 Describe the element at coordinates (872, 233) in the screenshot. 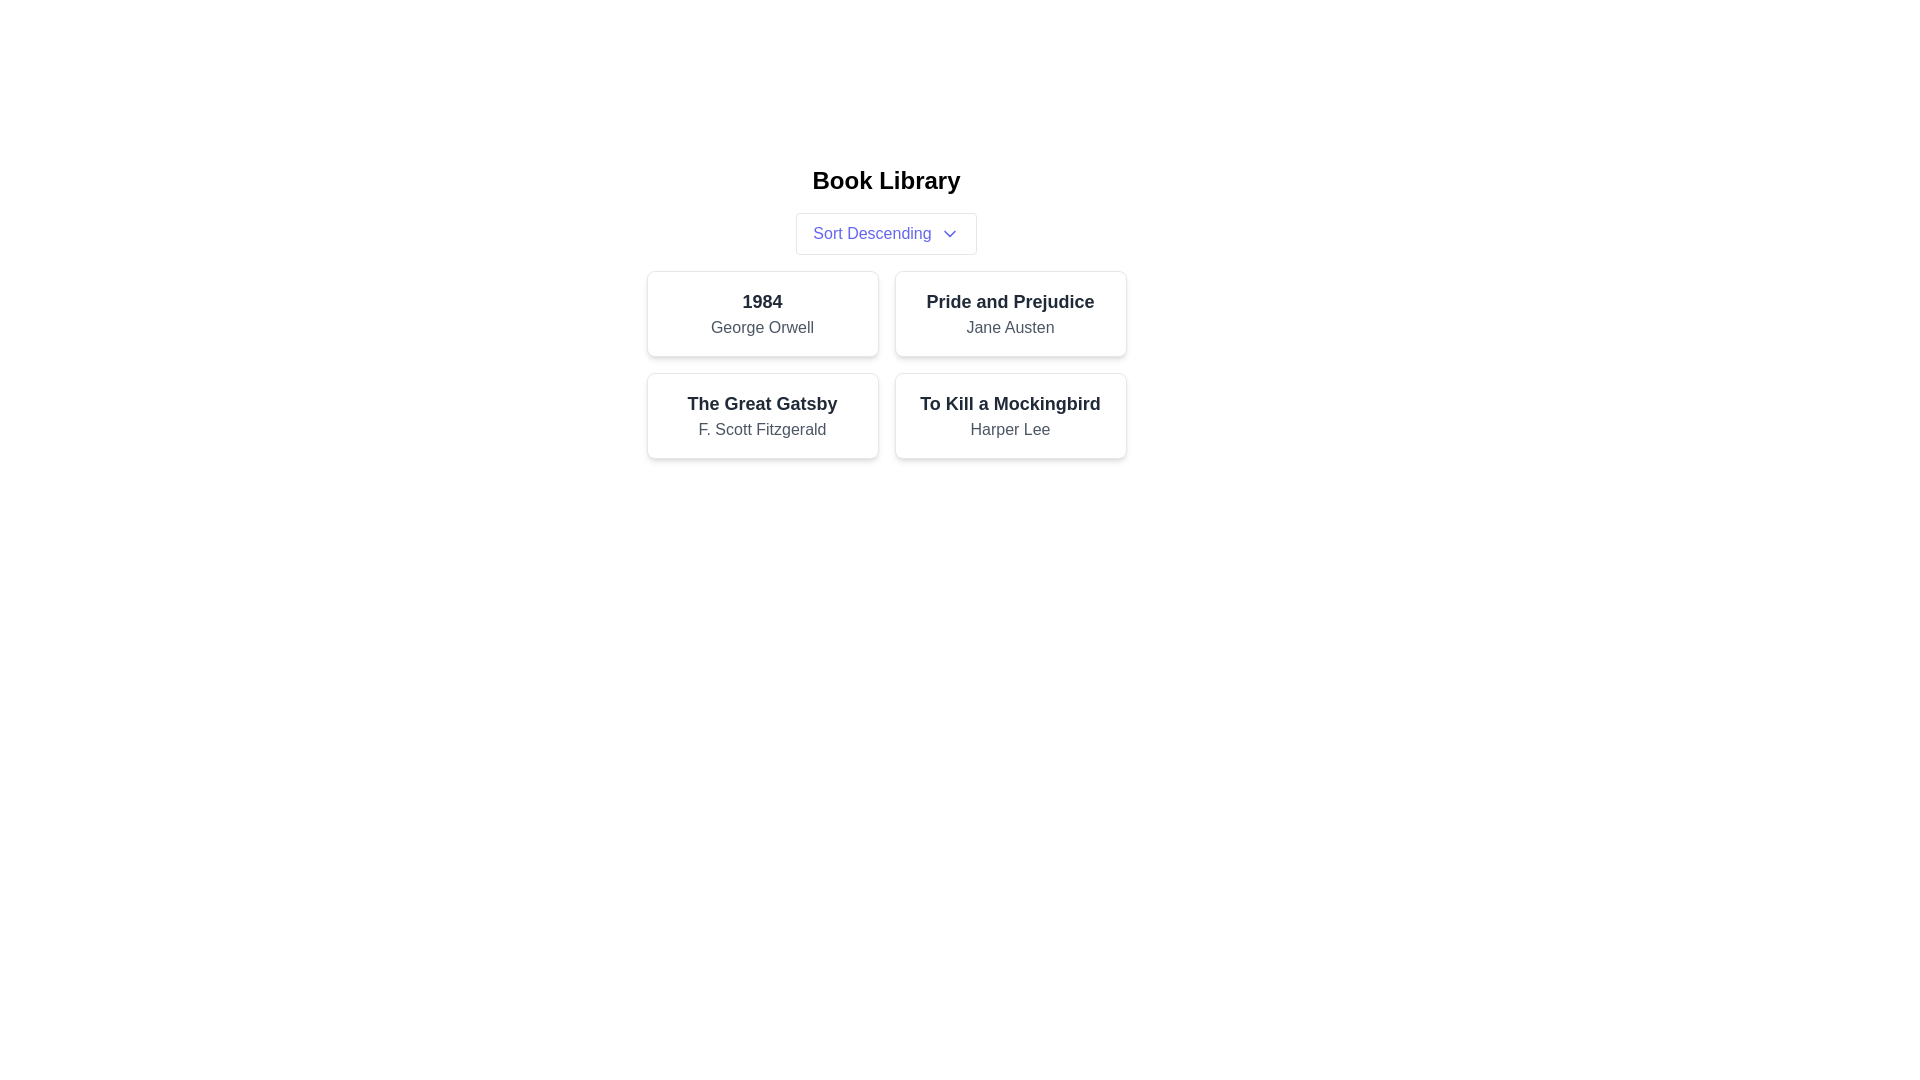

I see `the 'Sort Descending' text label within the dropdown menu to interact with it` at that location.